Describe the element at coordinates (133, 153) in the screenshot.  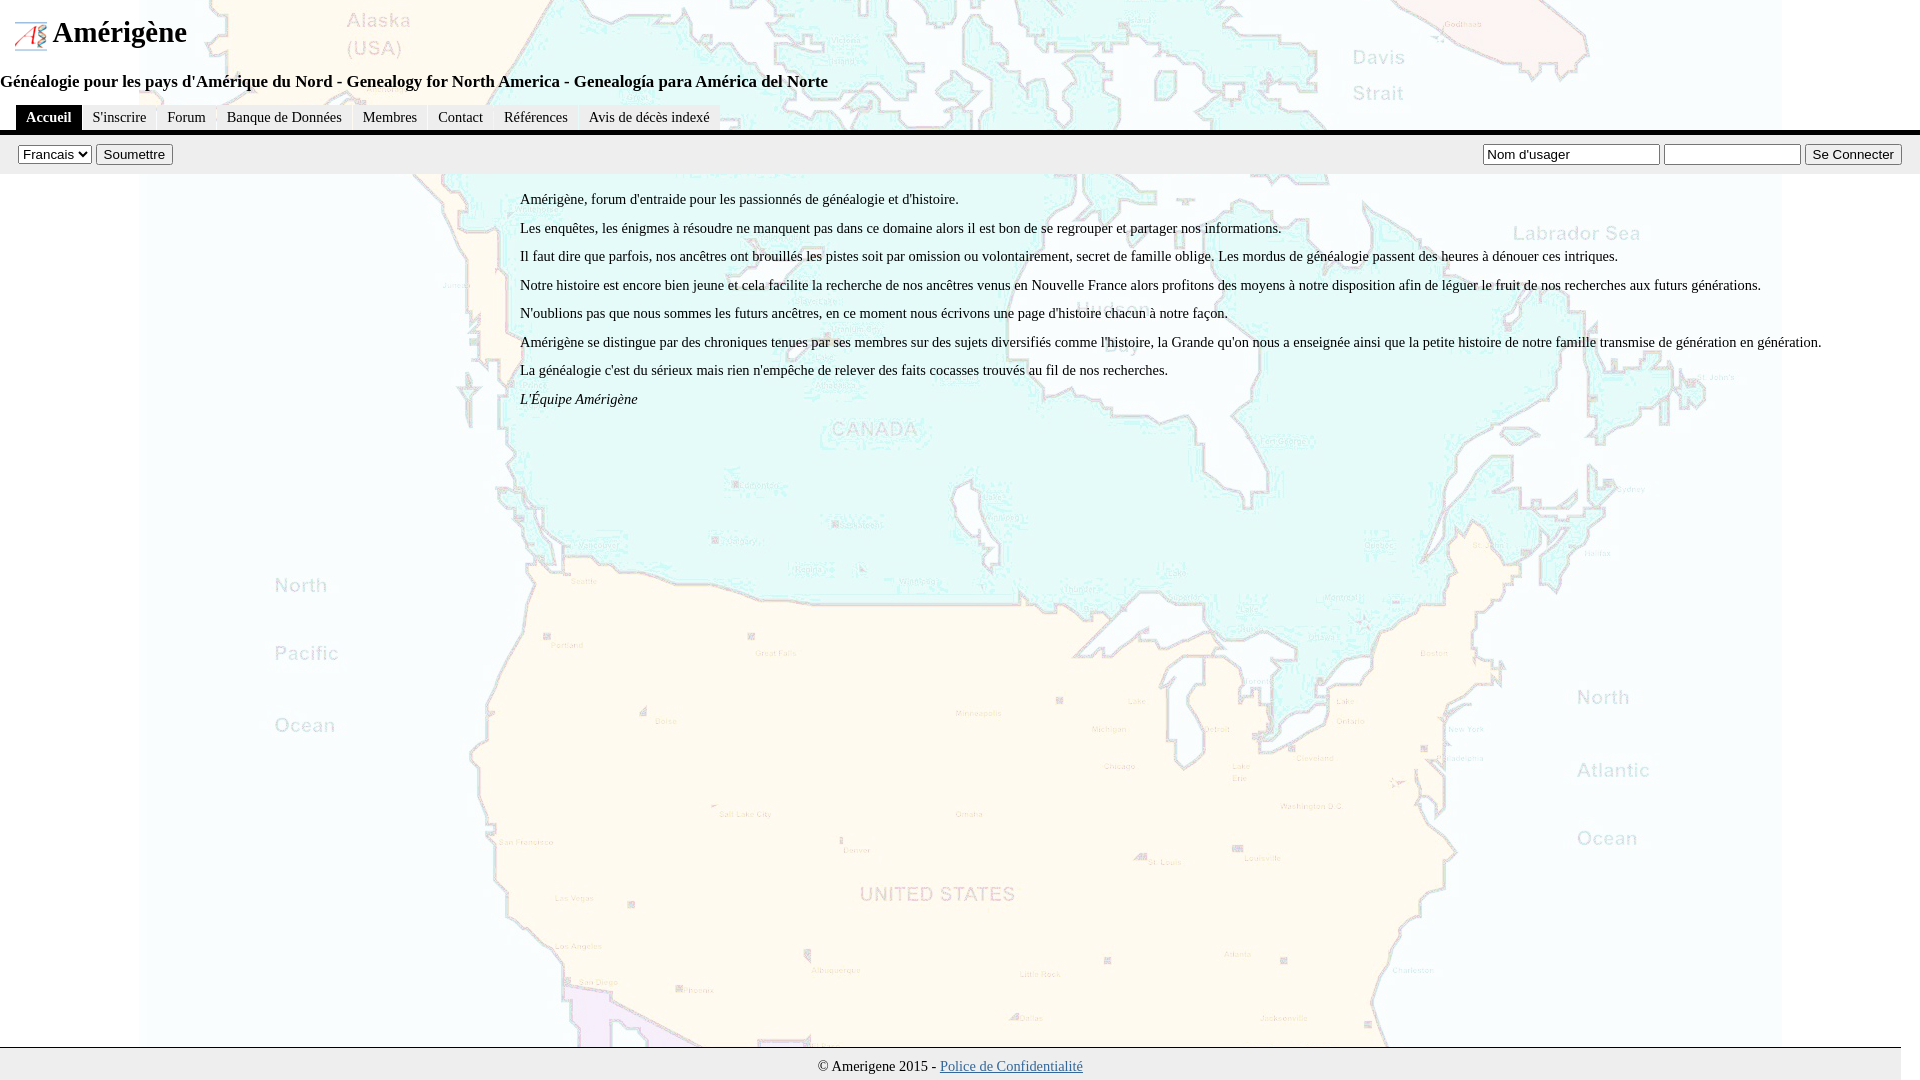
I see `'Soumettre'` at that location.